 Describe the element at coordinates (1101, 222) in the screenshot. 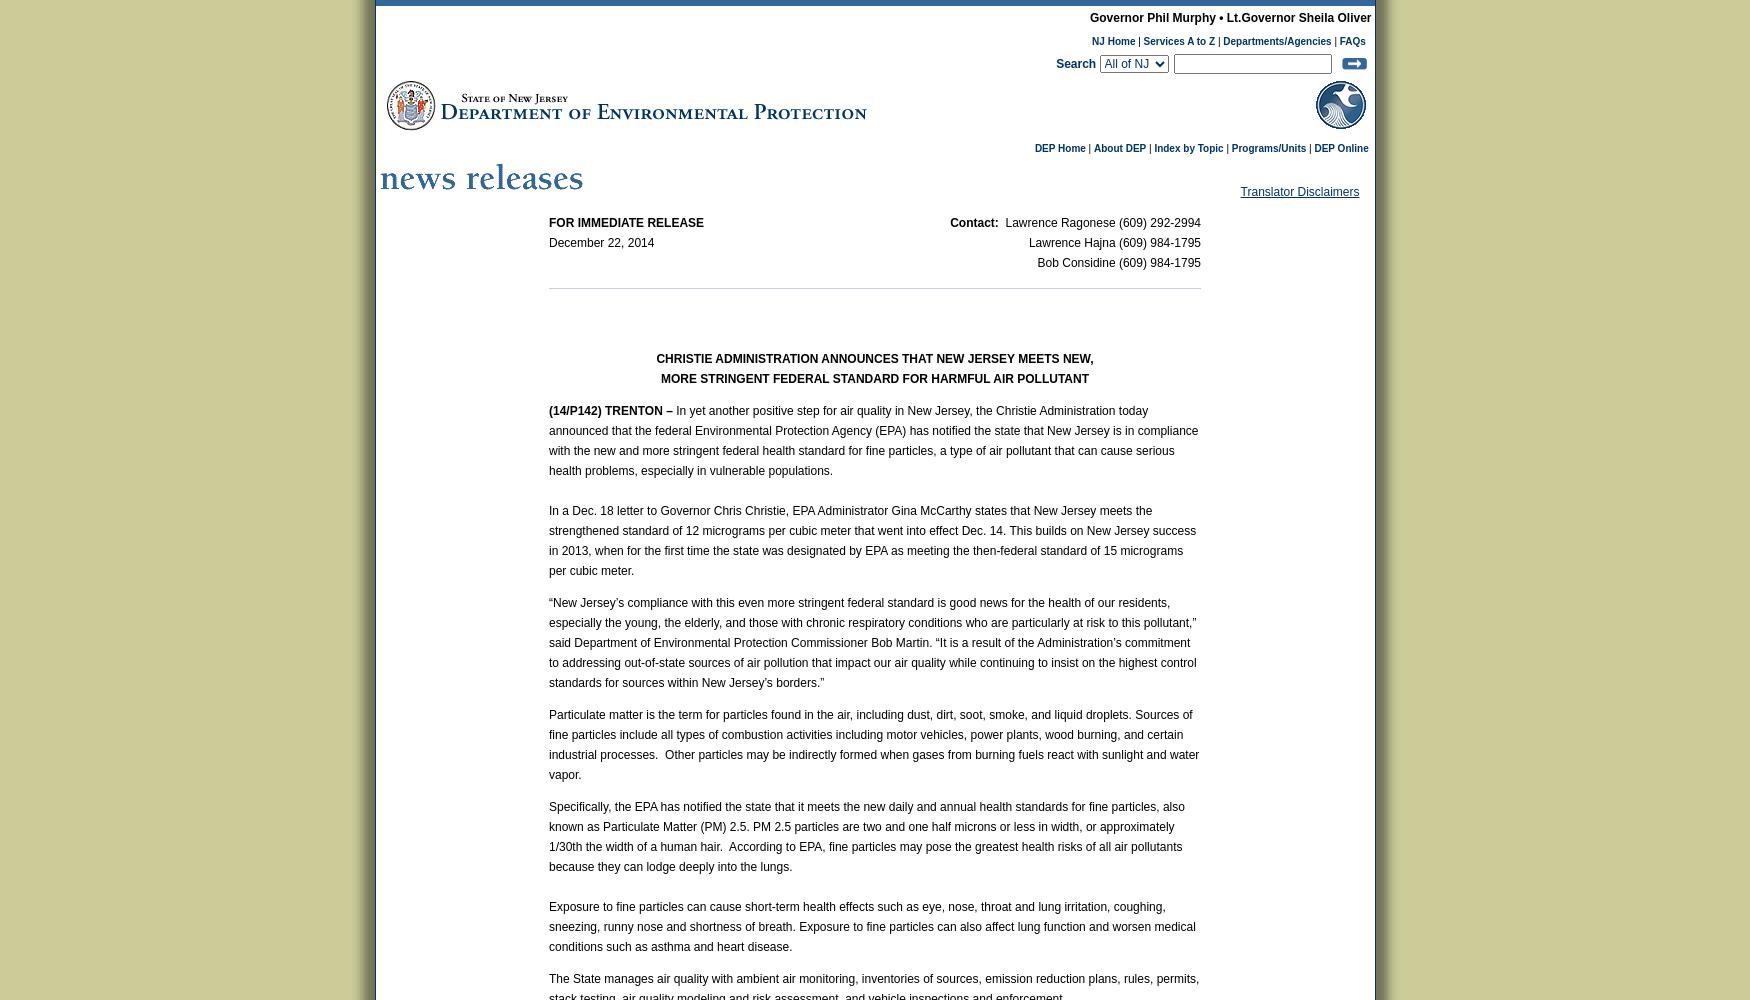

I see `'Lawrence Ragonese  (609) 292-2994'` at that location.